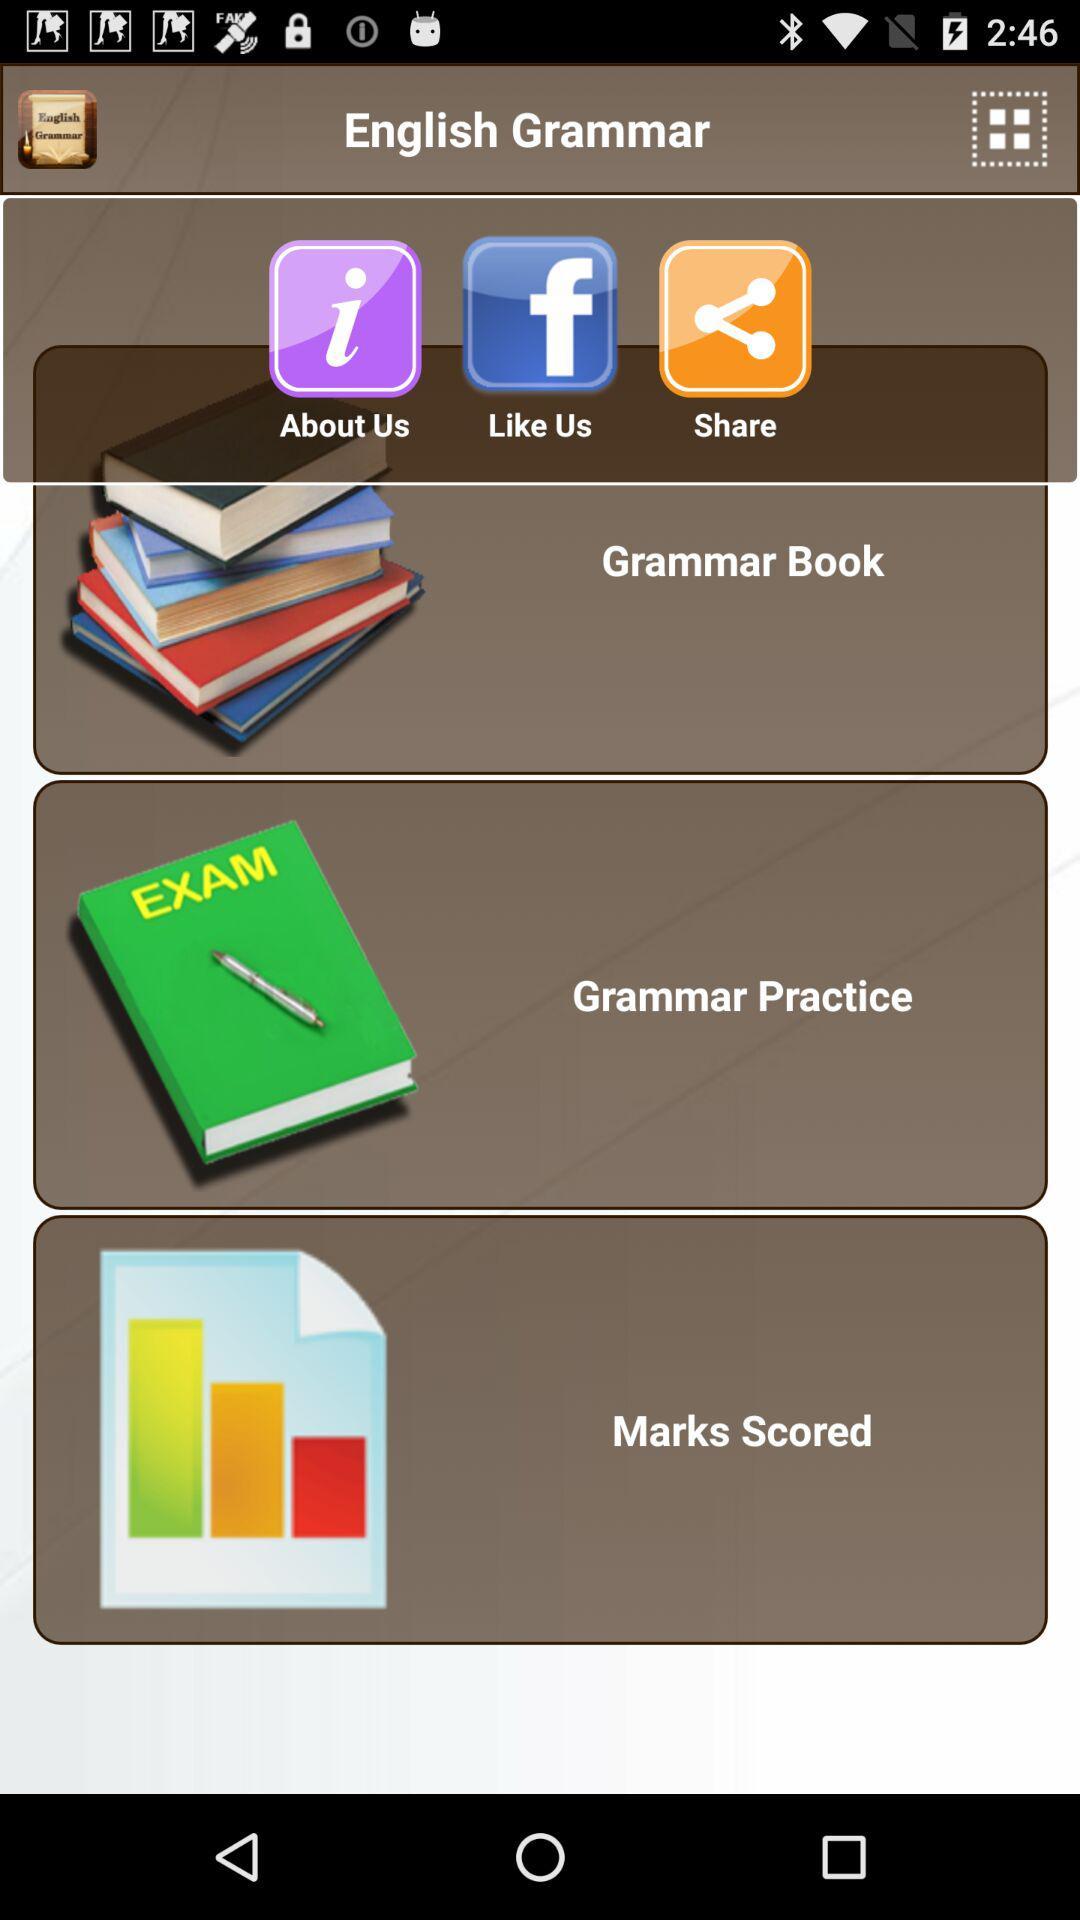  What do you see at coordinates (56, 128) in the screenshot?
I see `image` at bounding box center [56, 128].